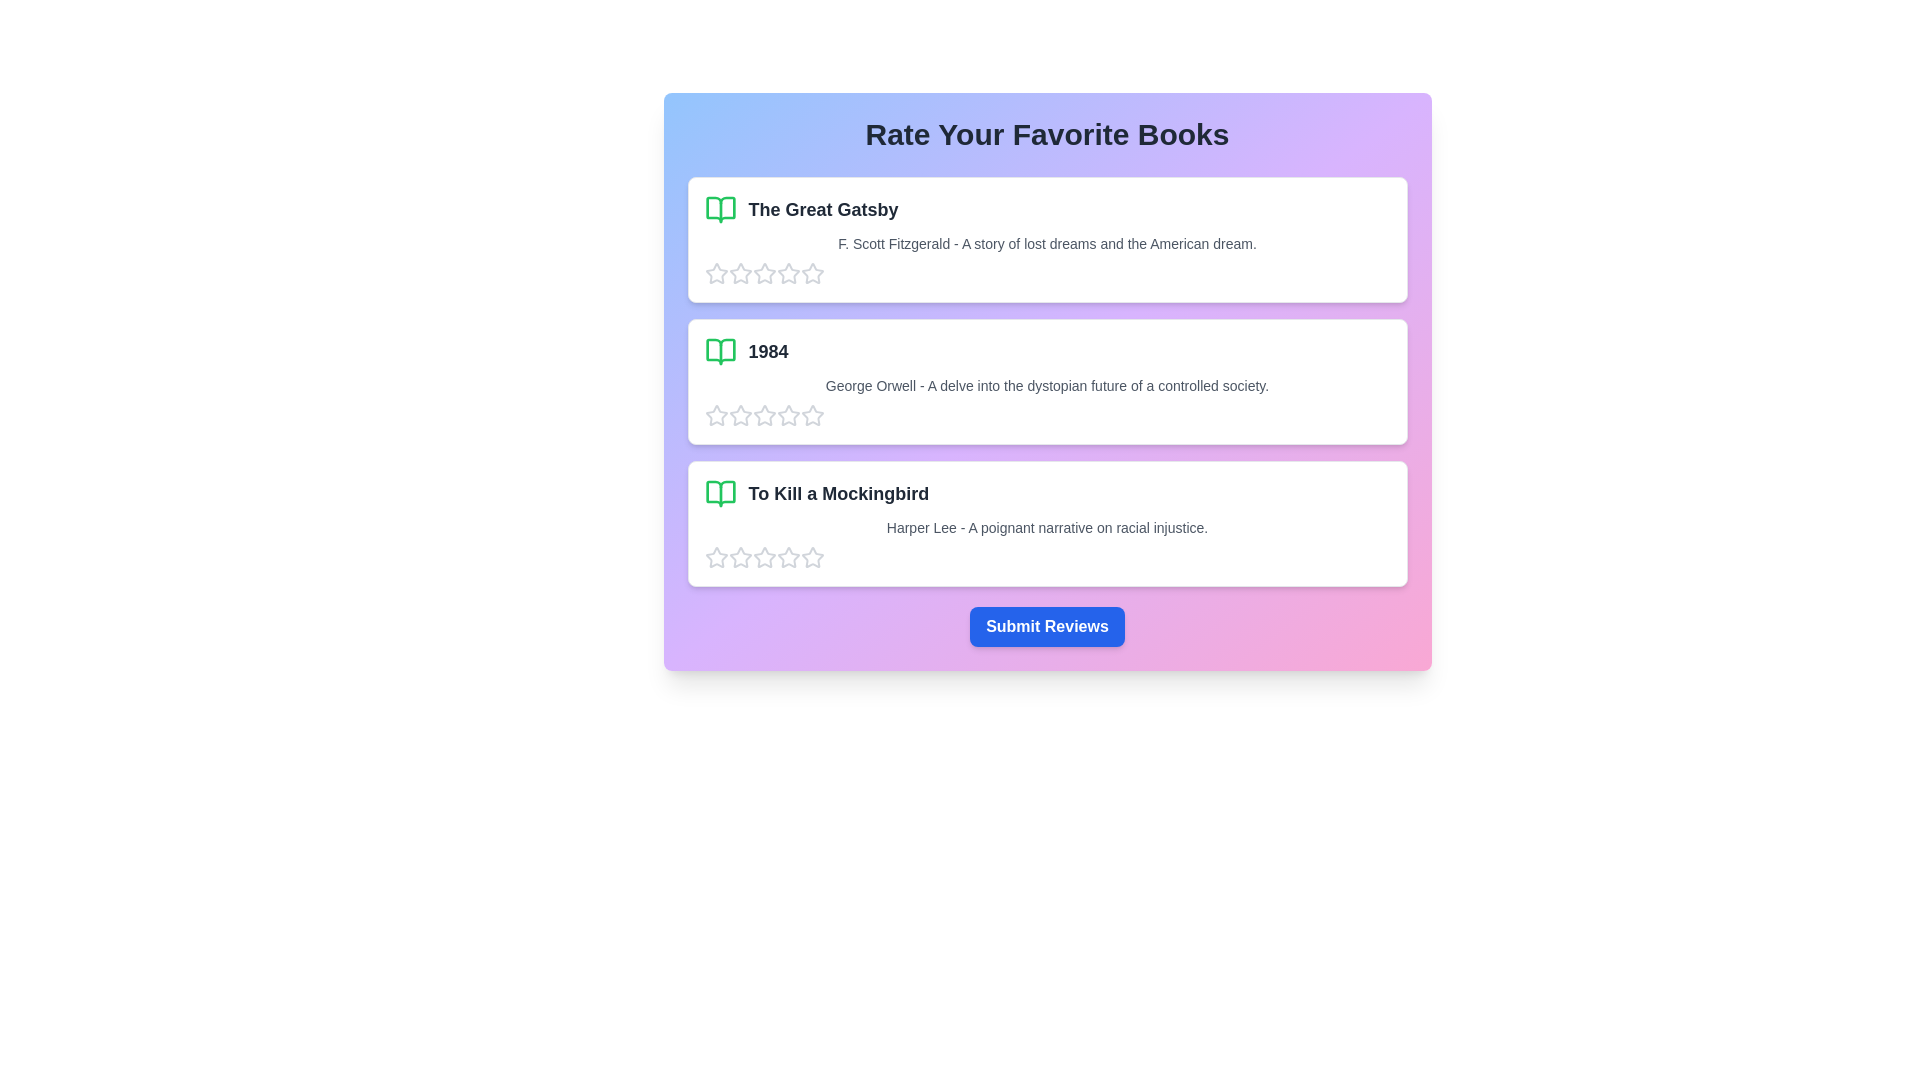  What do you see at coordinates (812, 558) in the screenshot?
I see `the star corresponding to 5 for the book titled To Kill a Mockingbird` at bounding box center [812, 558].